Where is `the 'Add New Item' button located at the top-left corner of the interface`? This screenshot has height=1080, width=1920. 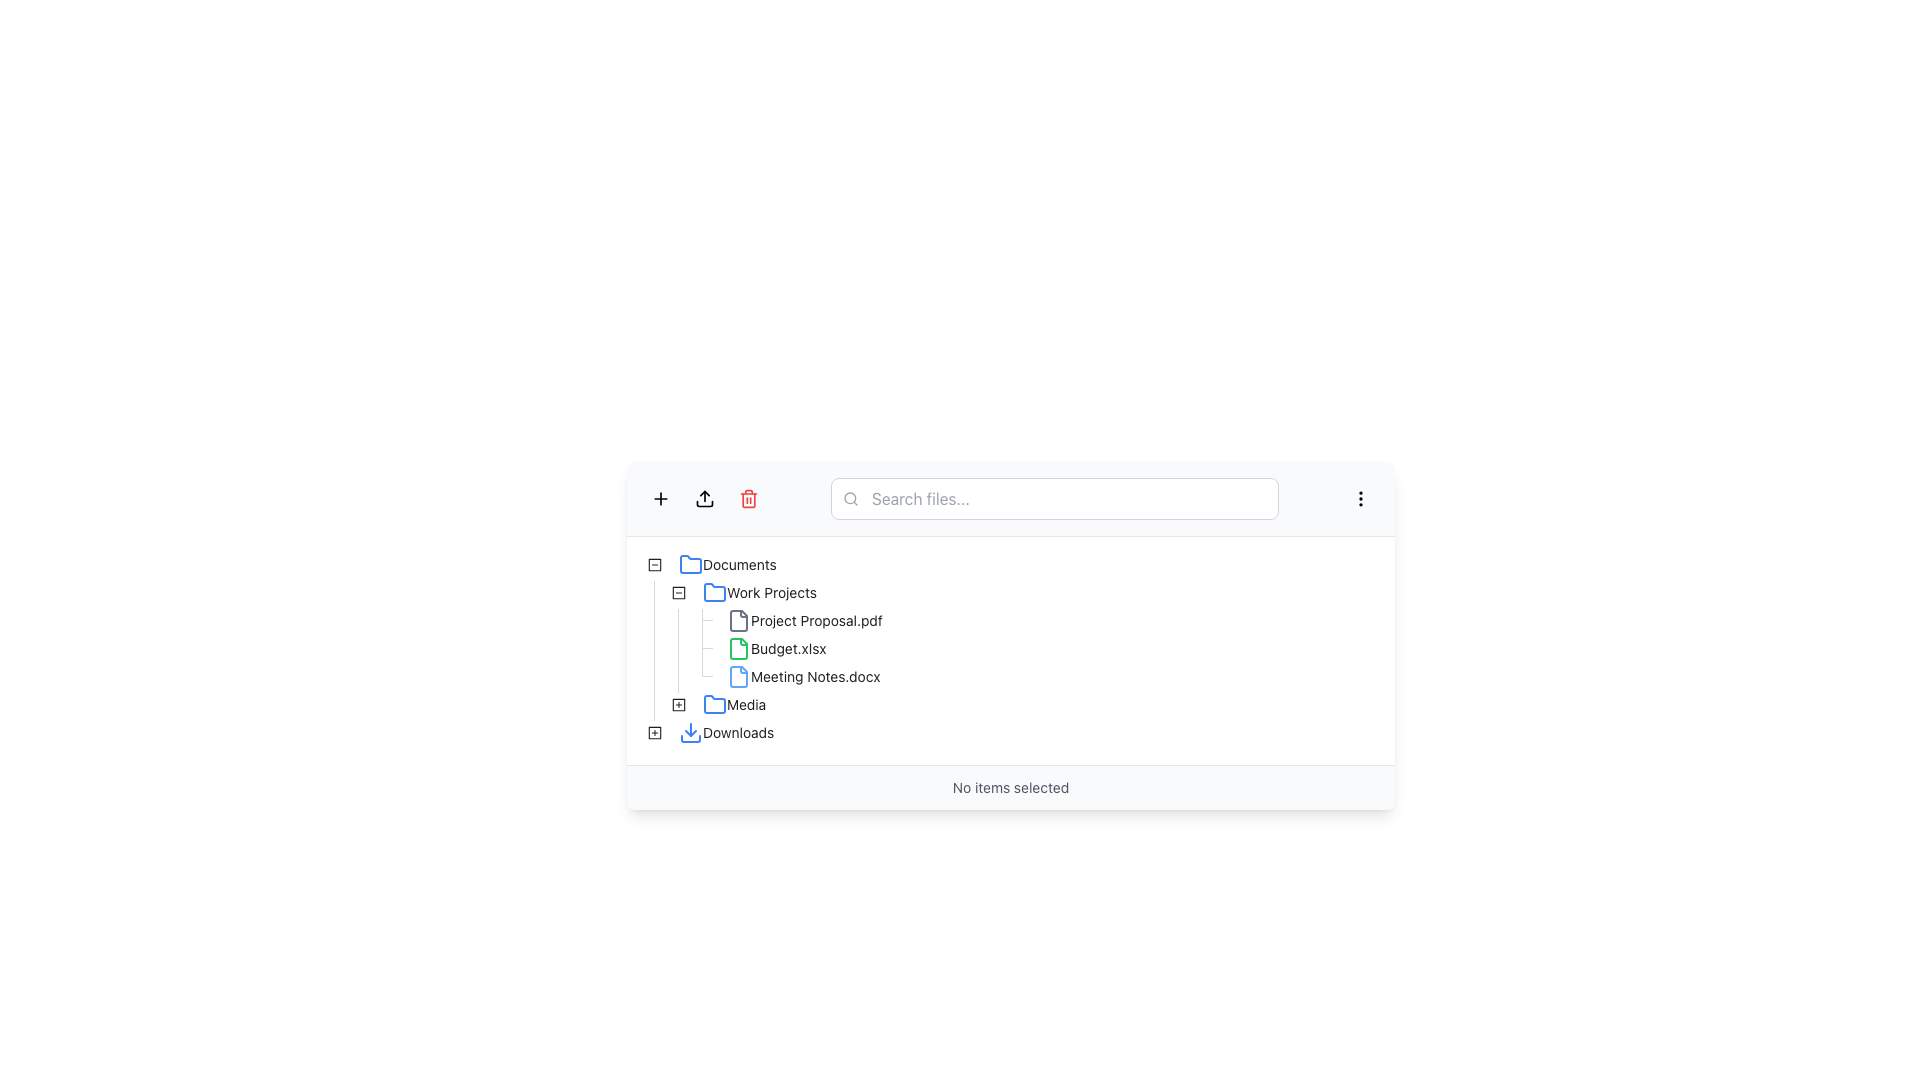
the 'Add New Item' button located at the top-left corner of the interface is located at coordinates (661, 497).